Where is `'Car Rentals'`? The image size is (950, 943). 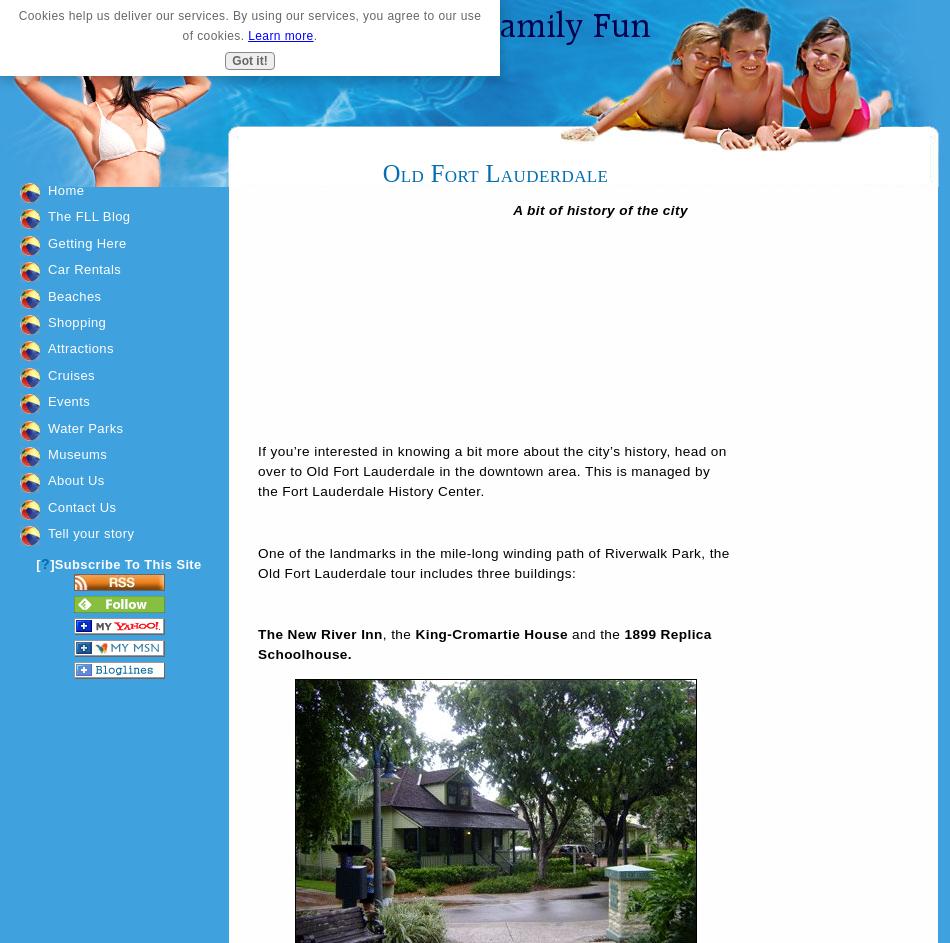
'Car Rentals' is located at coordinates (84, 268).